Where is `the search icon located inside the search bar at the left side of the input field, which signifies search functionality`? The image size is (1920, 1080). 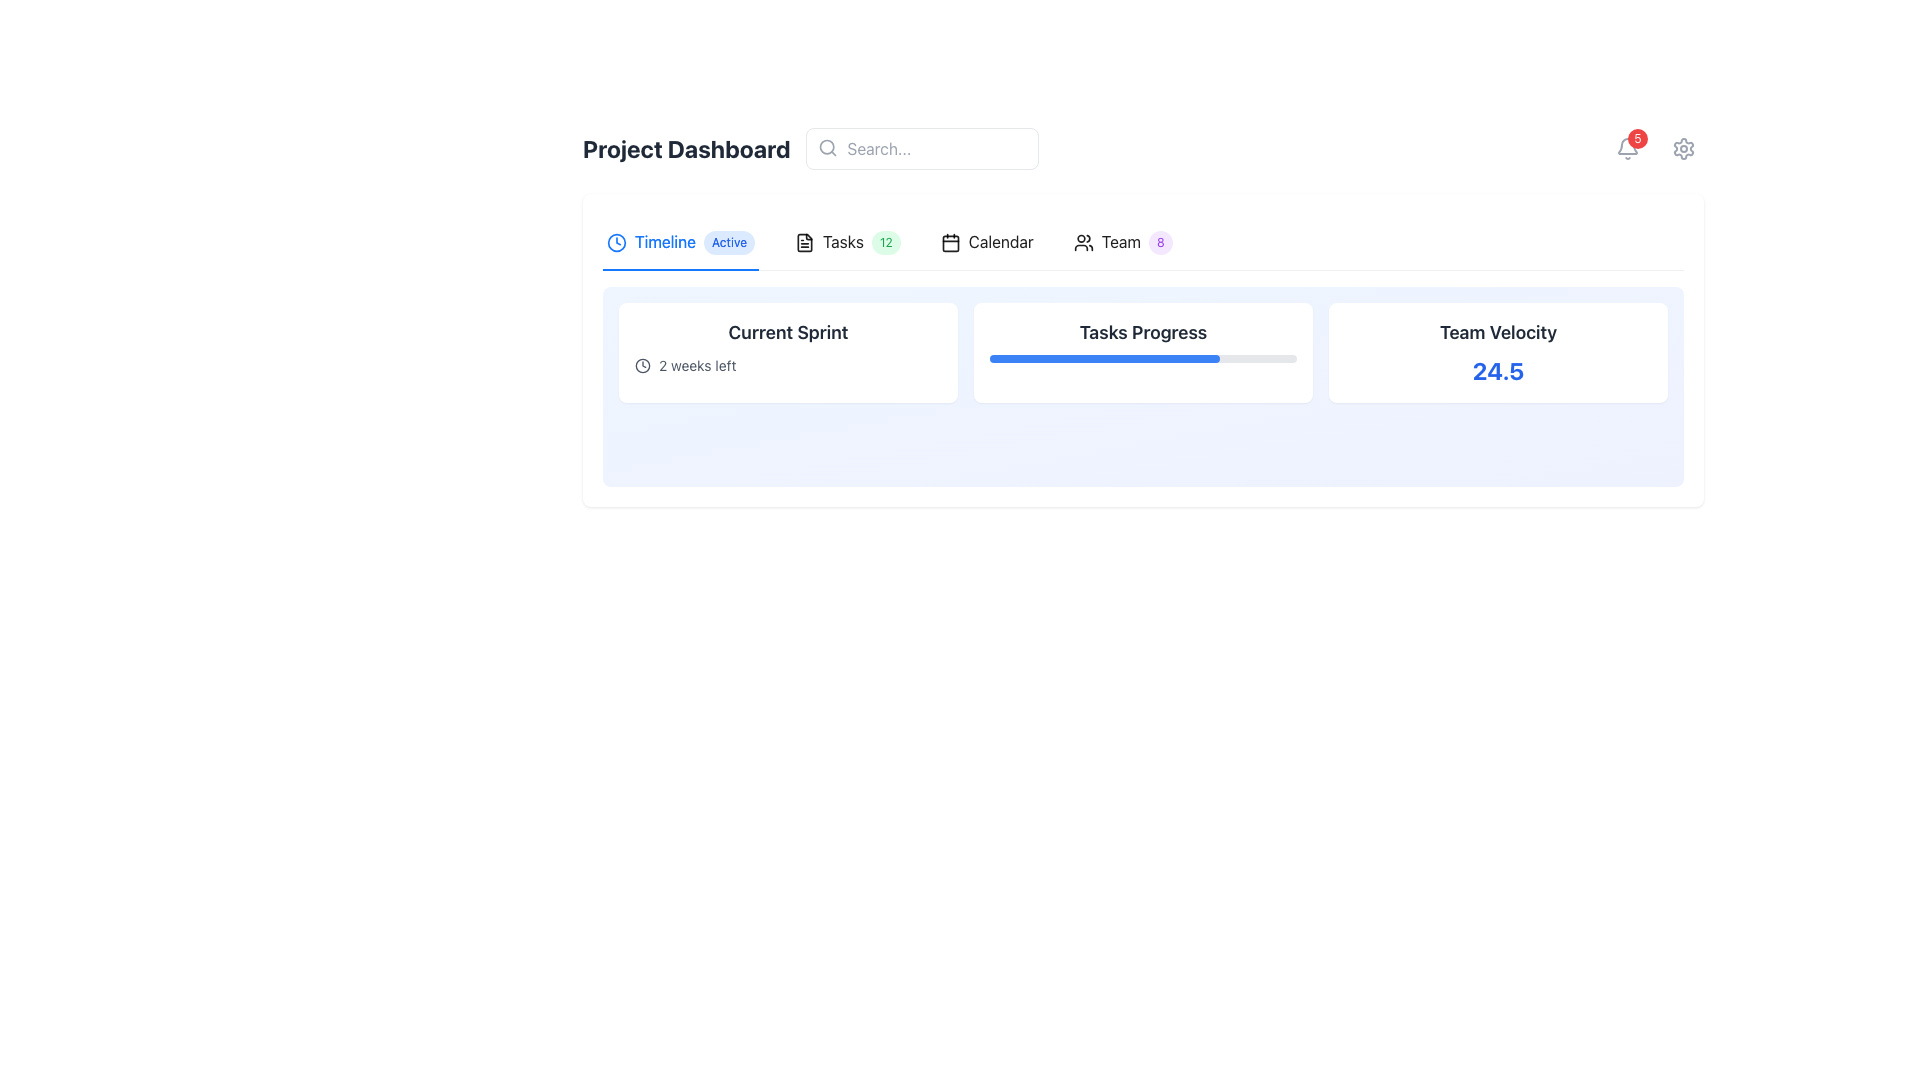 the search icon located inside the search bar at the left side of the input field, which signifies search functionality is located at coordinates (828, 146).